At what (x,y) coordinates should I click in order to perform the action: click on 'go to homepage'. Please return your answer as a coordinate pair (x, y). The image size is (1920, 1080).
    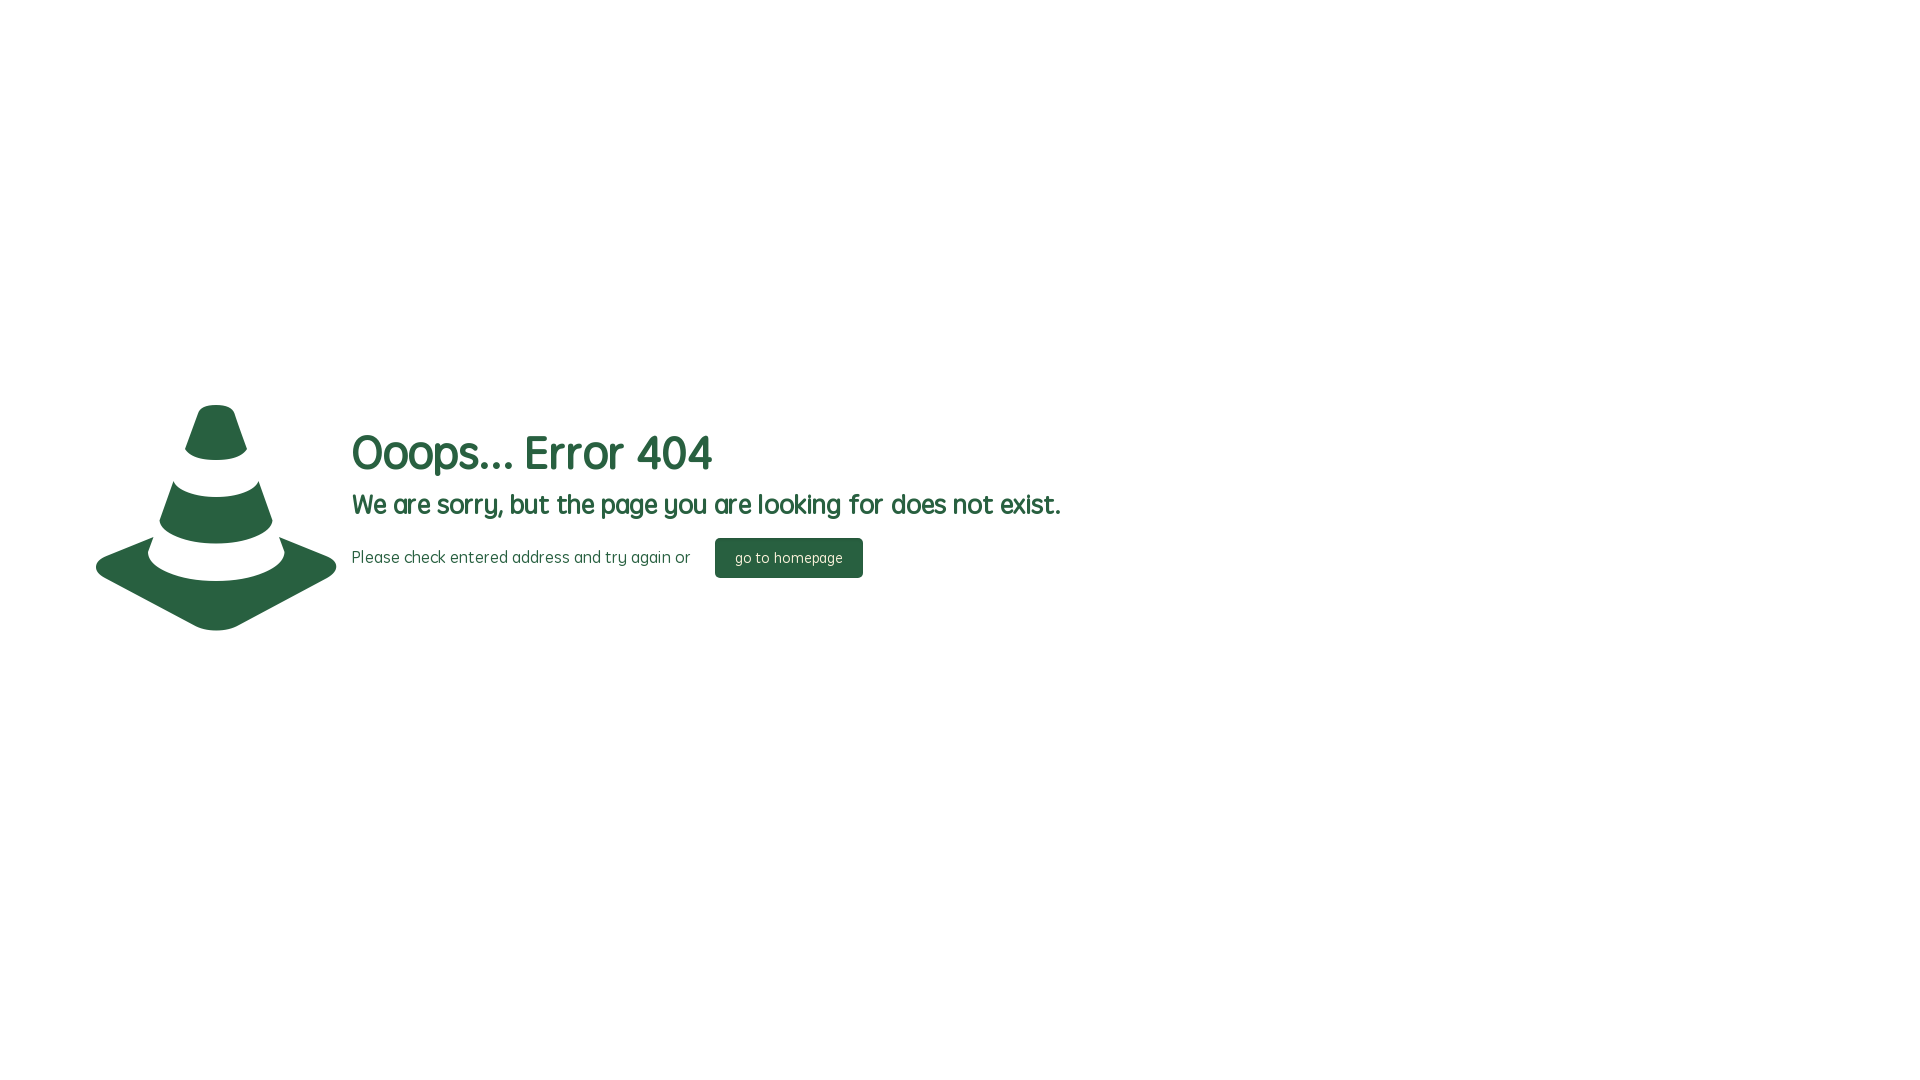
    Looking at the image, I should click on (787, 558).